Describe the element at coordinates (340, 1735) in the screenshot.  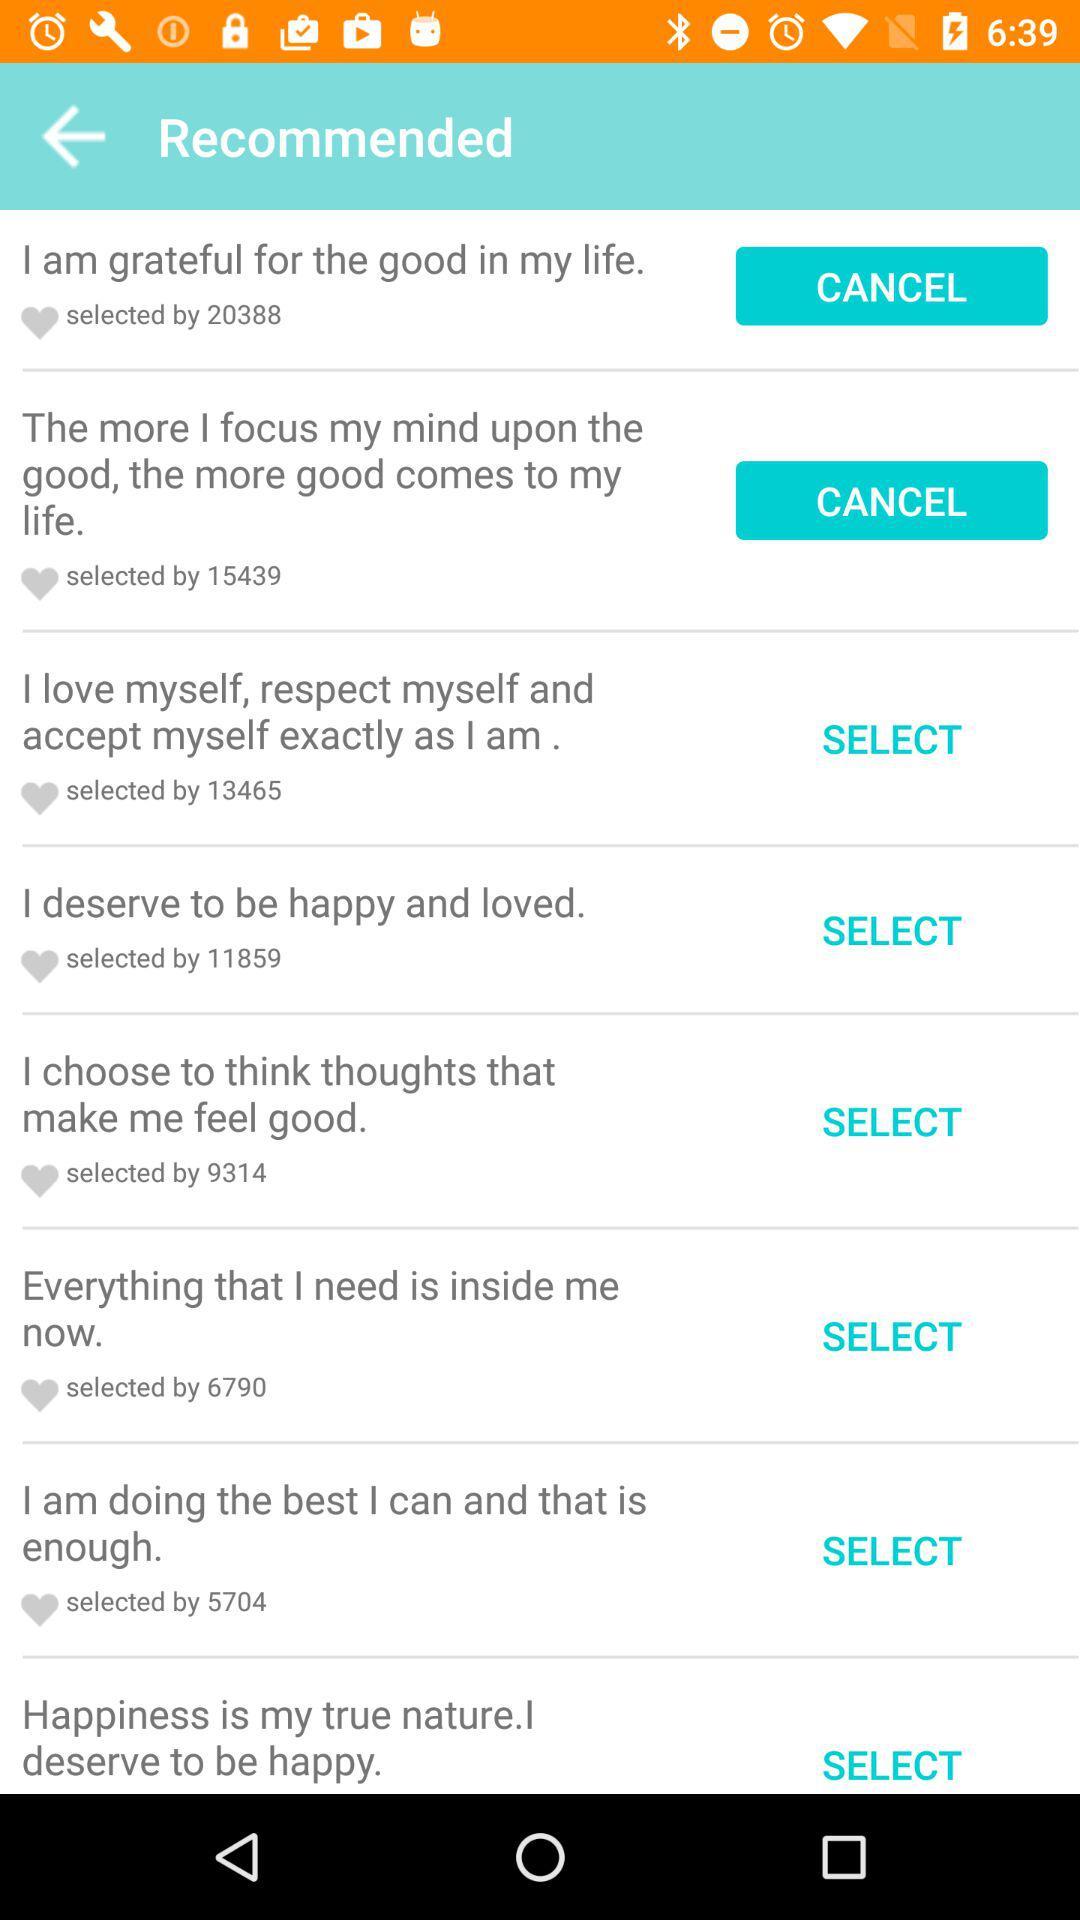
I see `the icon to the left of the select item` at that location.